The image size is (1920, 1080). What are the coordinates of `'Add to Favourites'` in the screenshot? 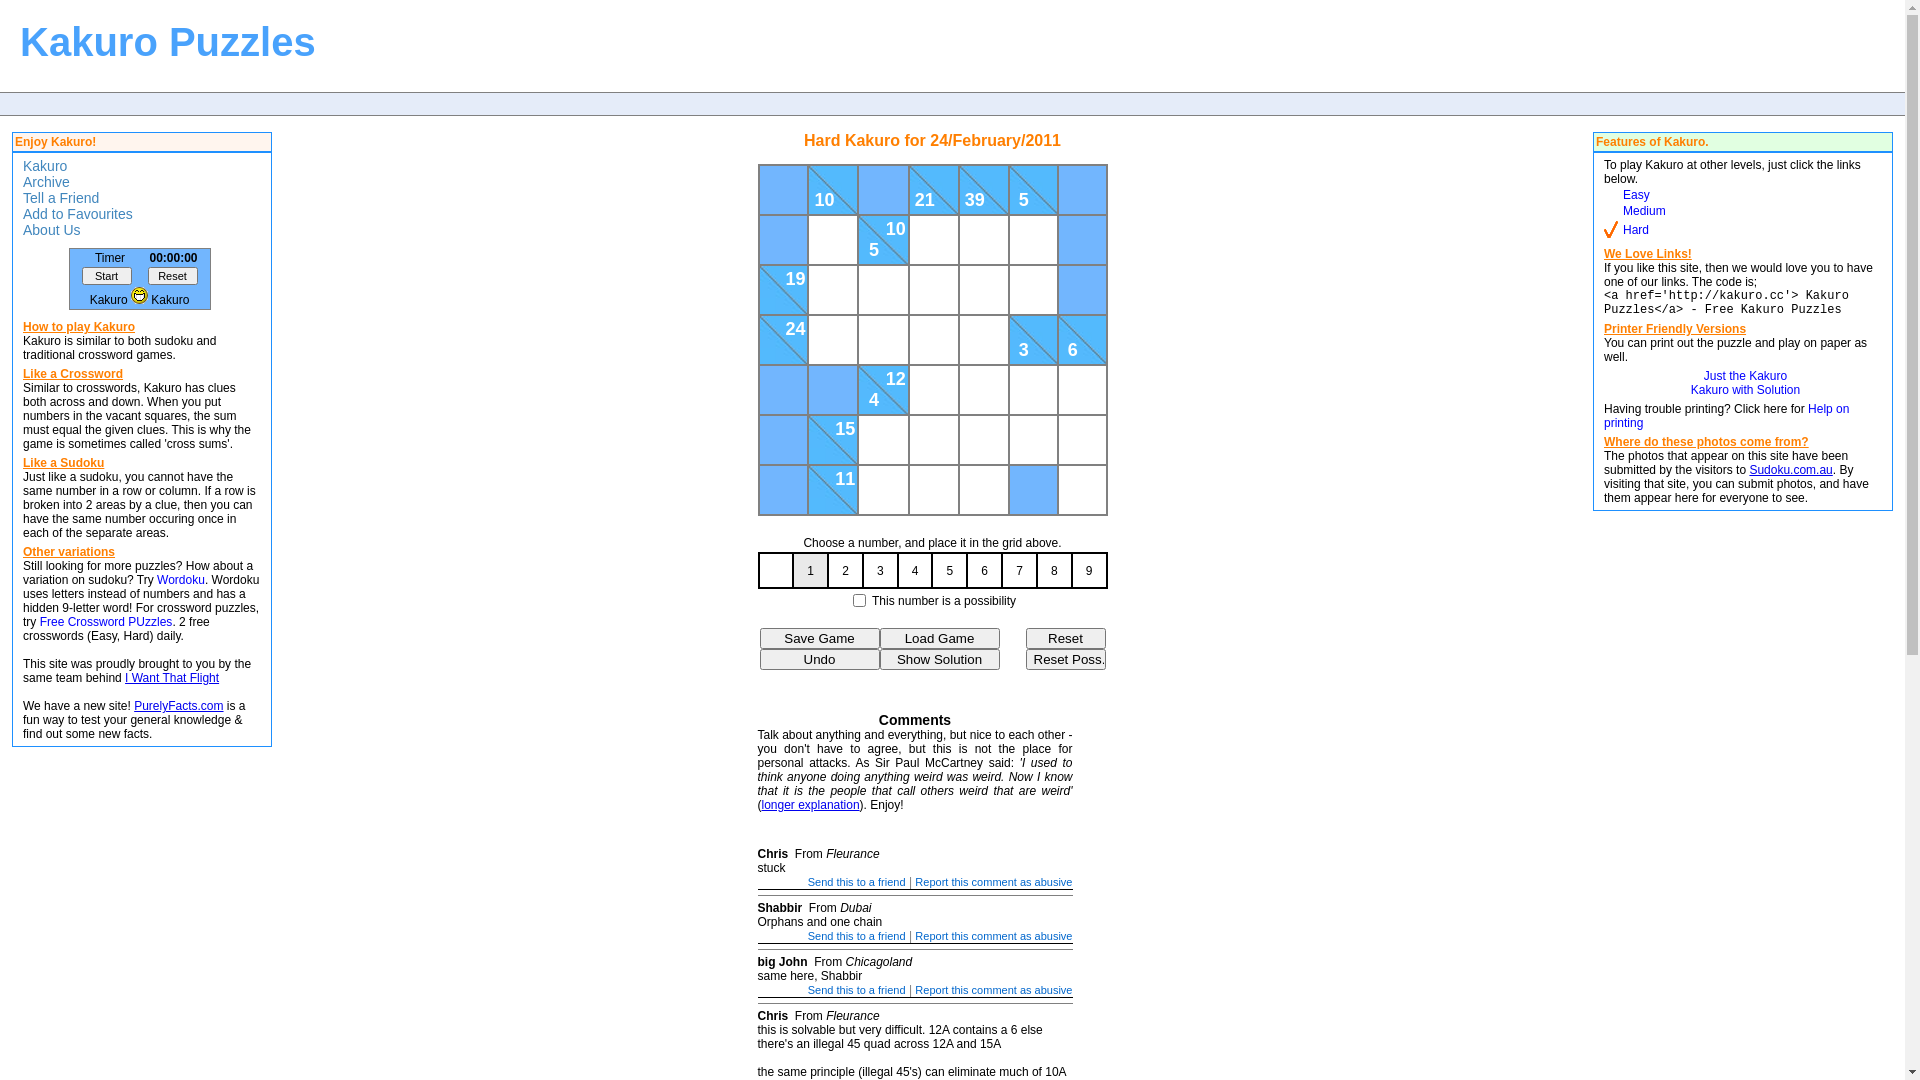 It's located at (75, 213).